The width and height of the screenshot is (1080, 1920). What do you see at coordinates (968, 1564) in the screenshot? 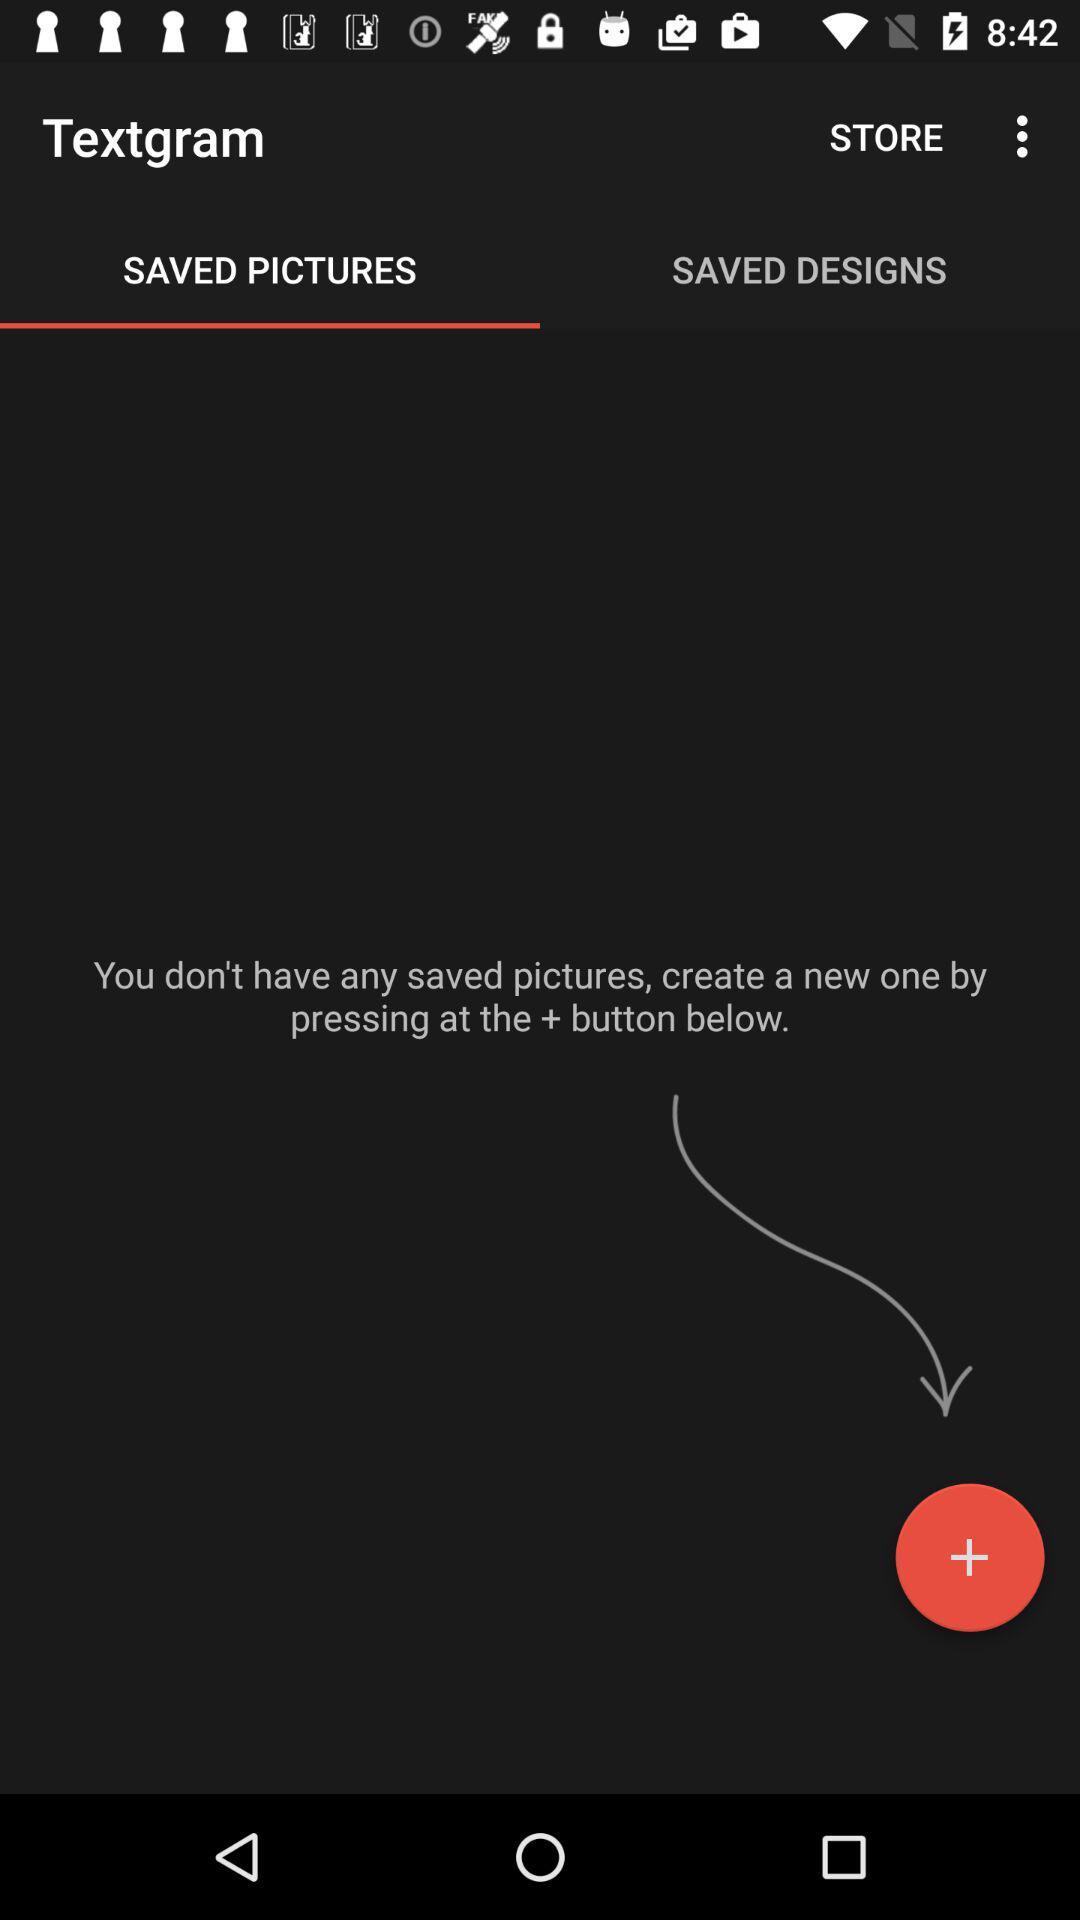
I see `the add icon` at bounding box center [968, 1564].